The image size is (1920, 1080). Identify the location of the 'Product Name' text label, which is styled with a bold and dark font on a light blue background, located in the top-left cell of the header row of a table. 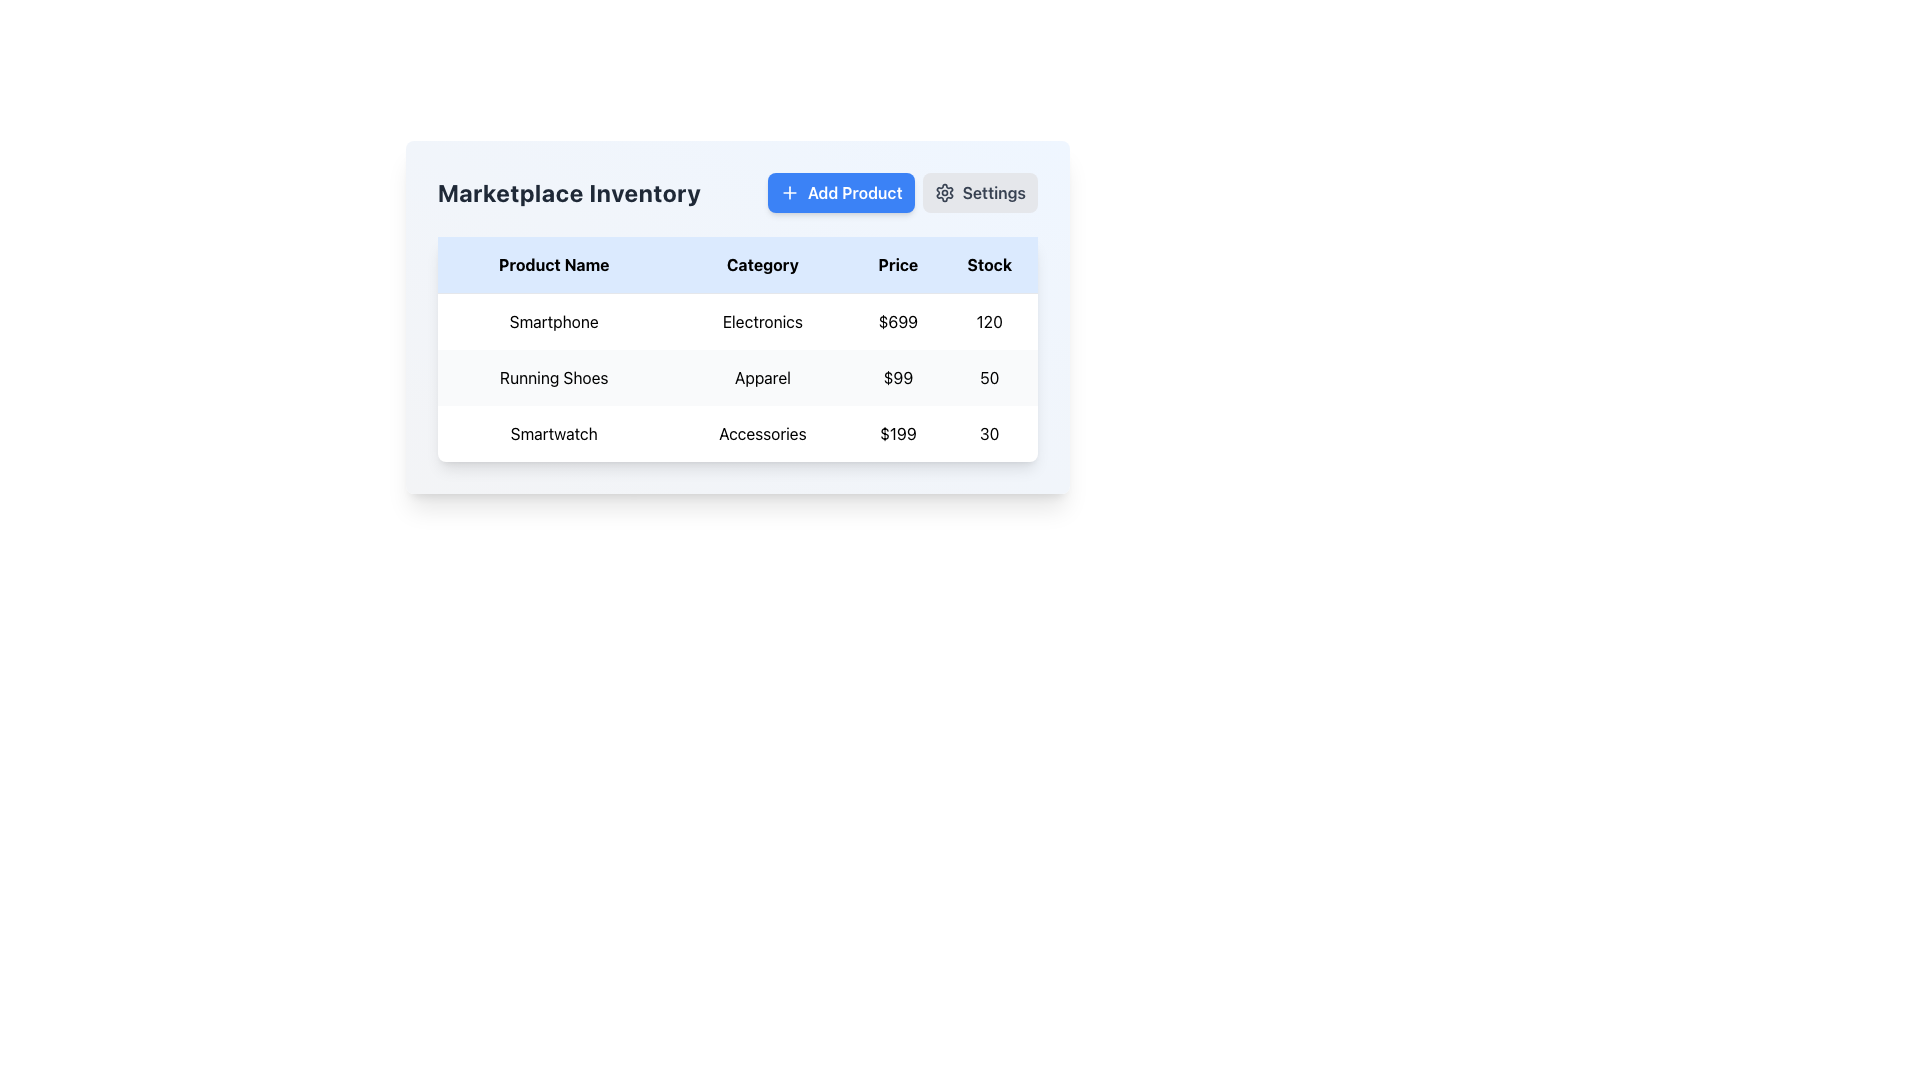
(554, 264).